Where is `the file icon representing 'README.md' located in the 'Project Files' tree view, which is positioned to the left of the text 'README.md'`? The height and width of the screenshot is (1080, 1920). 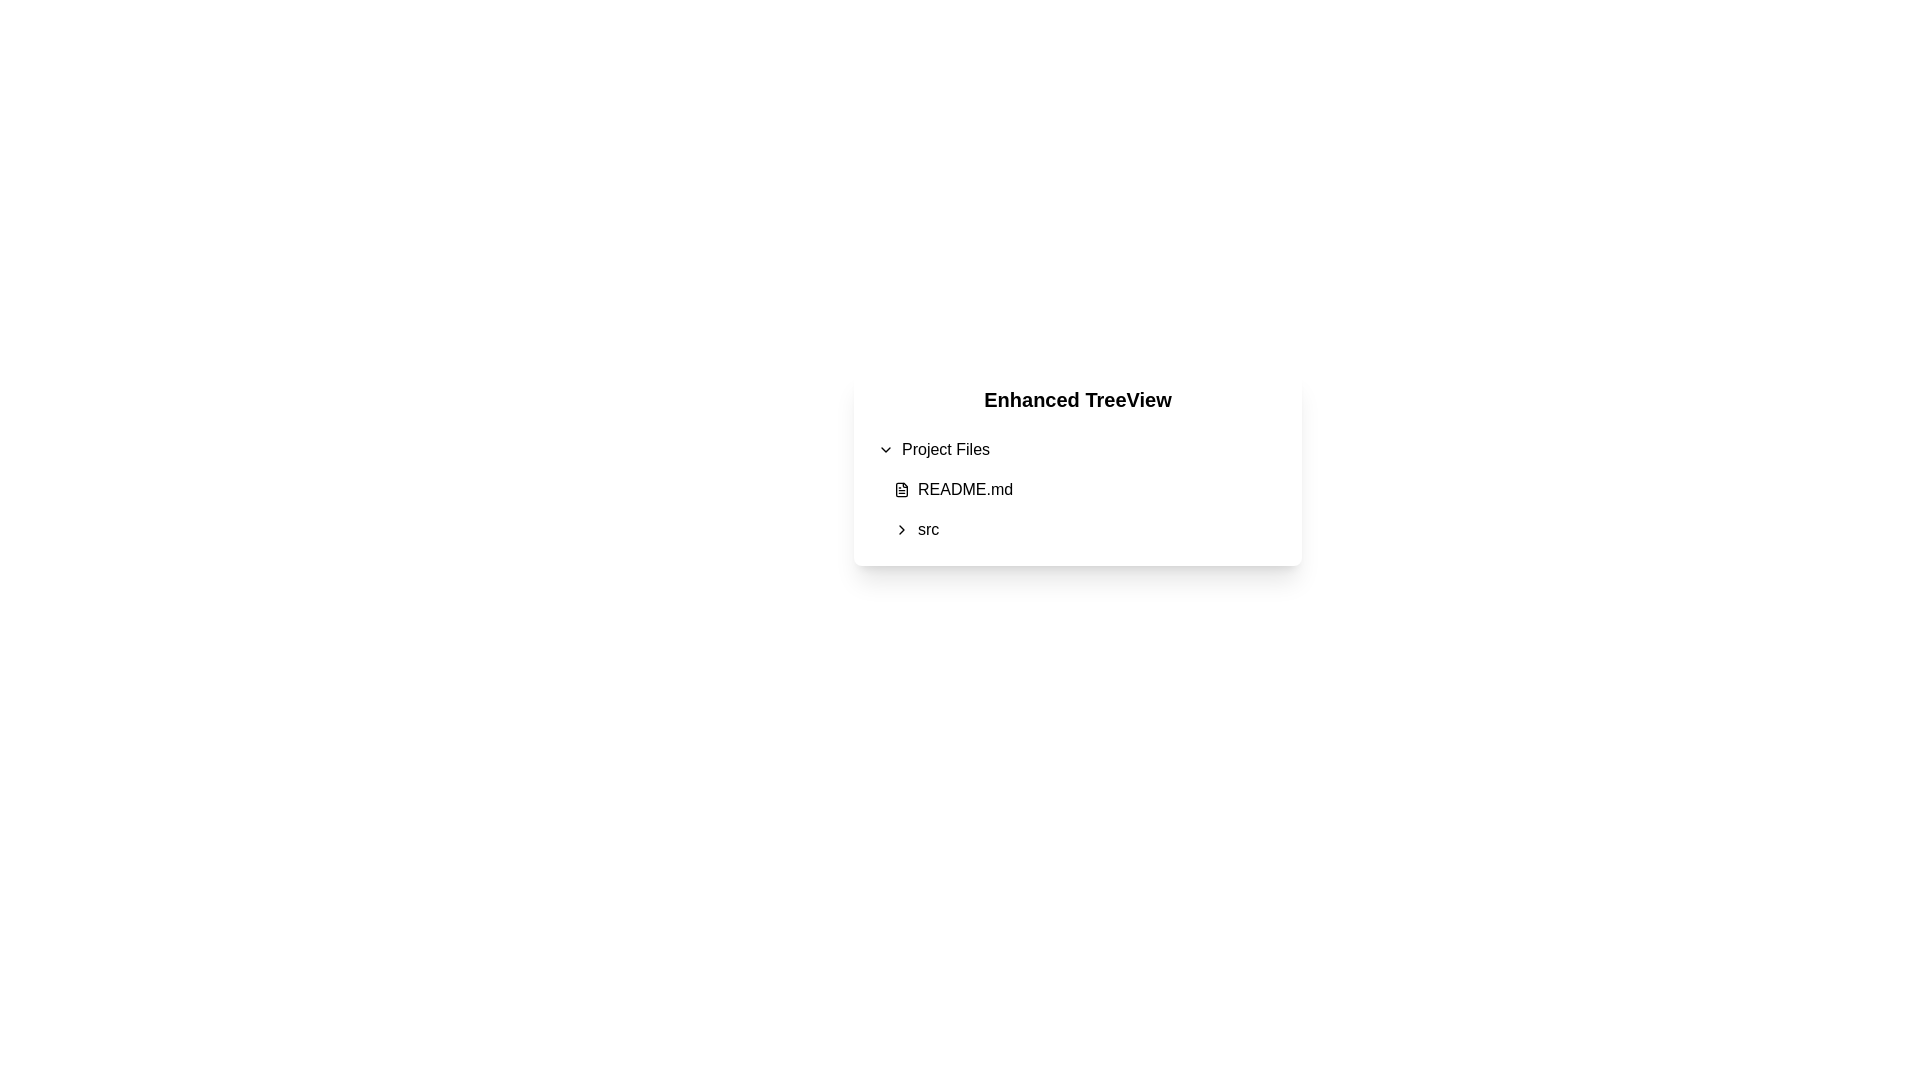 the file icon representing 'README.md' located in the 'Project Files' tree view, which is positioned to the left of the text 'README.md' is located at coordinates (901, 489).